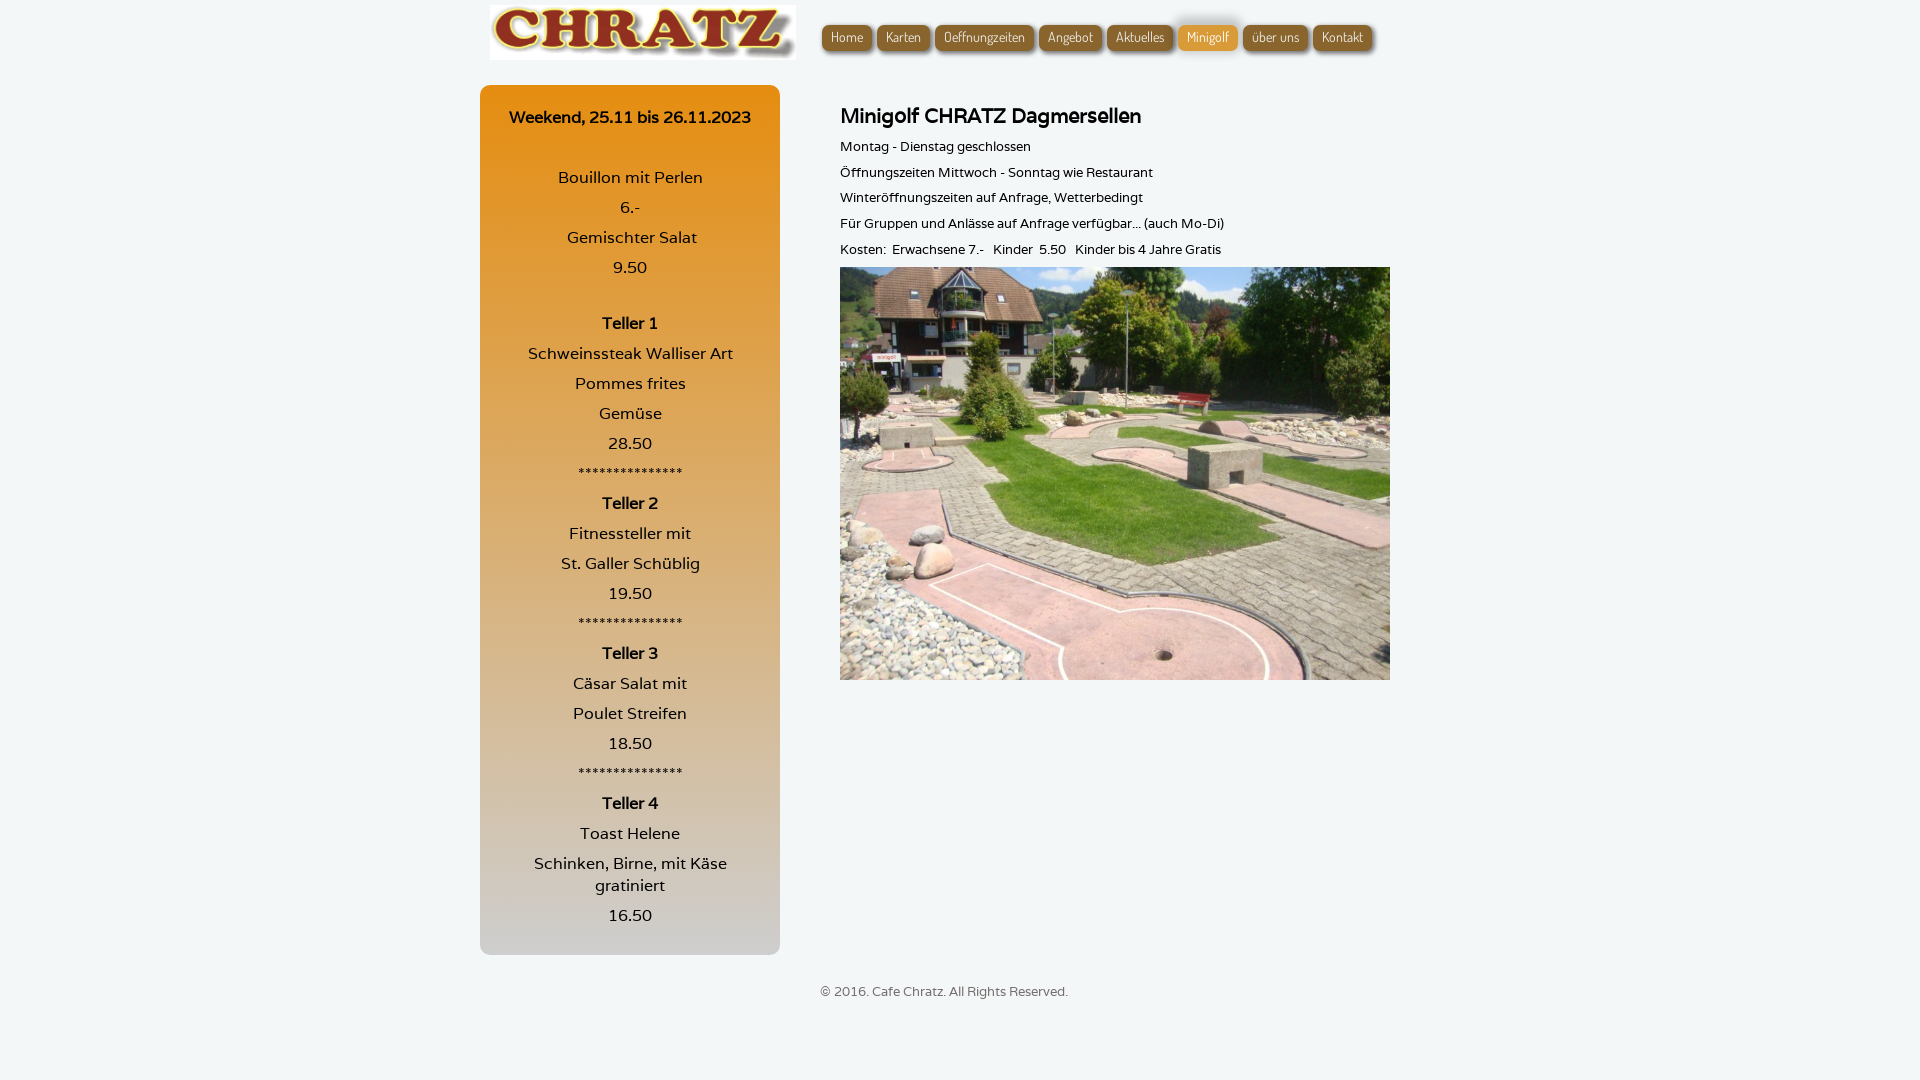 The height and width of the screenshot is (1080, 1920). What do you see at coordinates (1177, 38) in the screenshot?
I see `'Minigolf'` at bounding box center [1177, 38].